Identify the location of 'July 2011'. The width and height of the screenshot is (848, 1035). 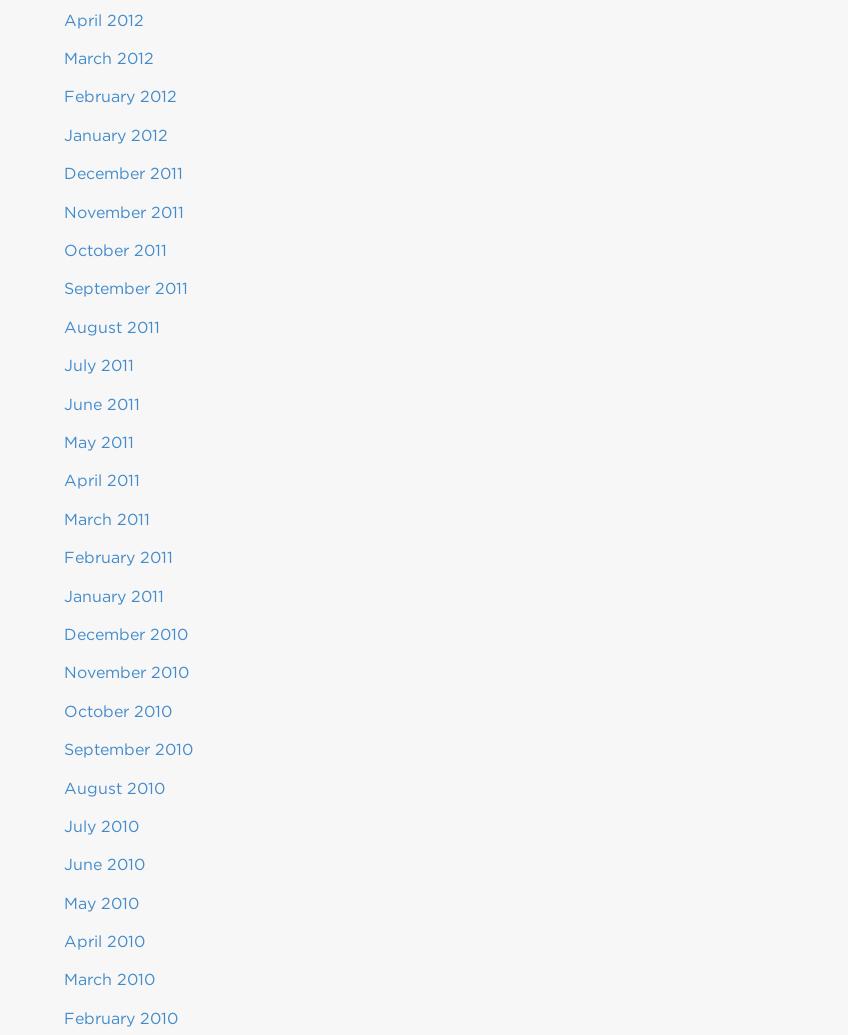
(64, 365).